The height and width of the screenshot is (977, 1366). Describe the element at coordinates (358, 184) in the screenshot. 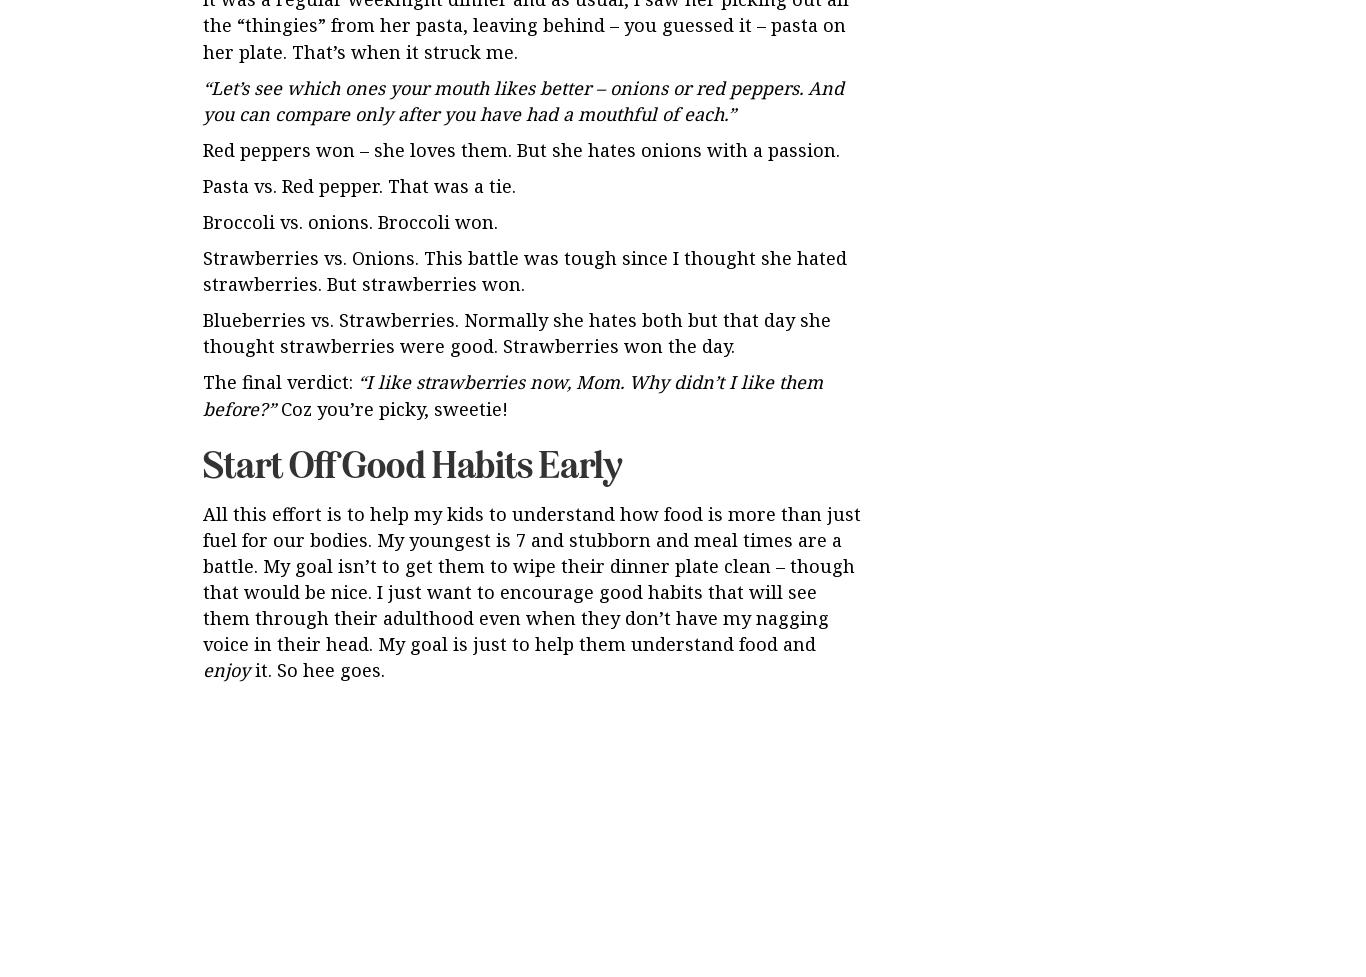

I see `'Pasta vs. Red pepper. That was a tie.'` at that location.